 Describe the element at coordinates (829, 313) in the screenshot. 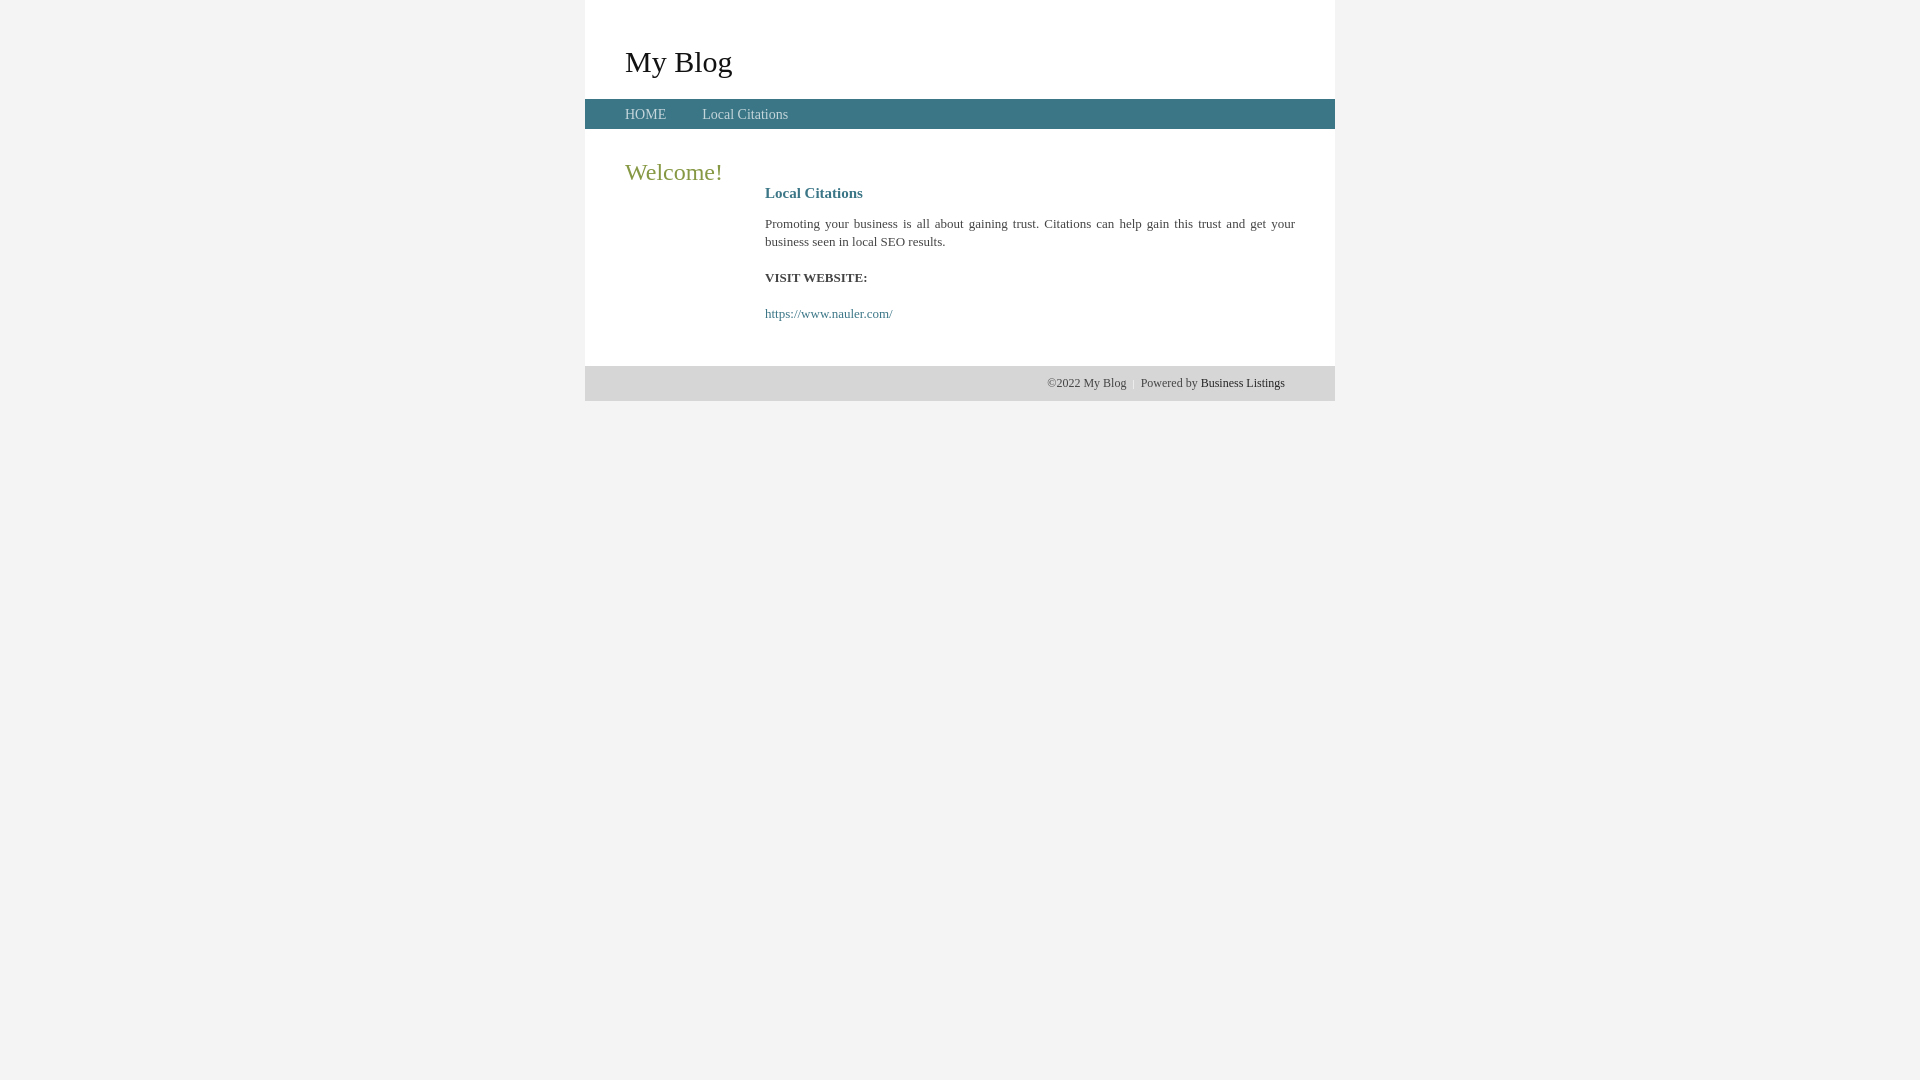

I see `'https://www.nauler.com/'` at that location.